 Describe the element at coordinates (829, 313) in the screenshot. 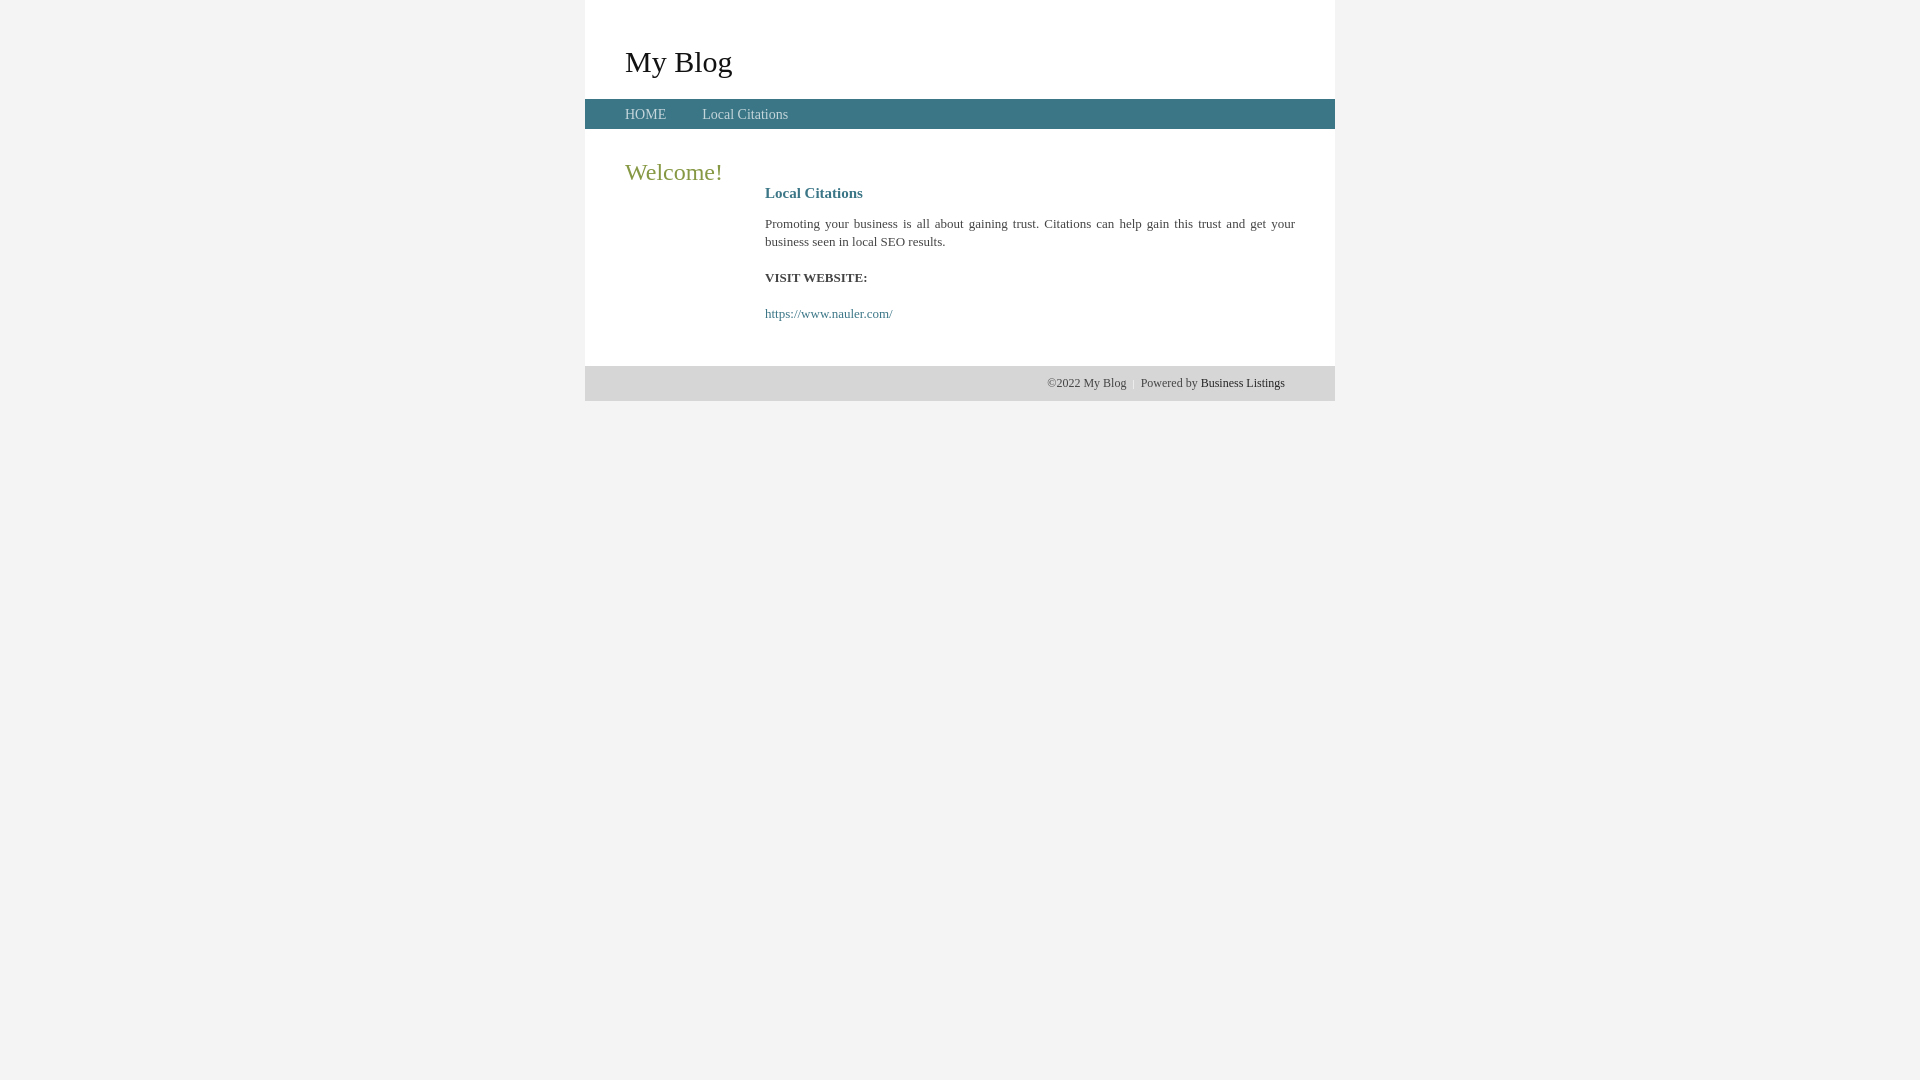

I see `'https://www.nauler.com/'` at that location.